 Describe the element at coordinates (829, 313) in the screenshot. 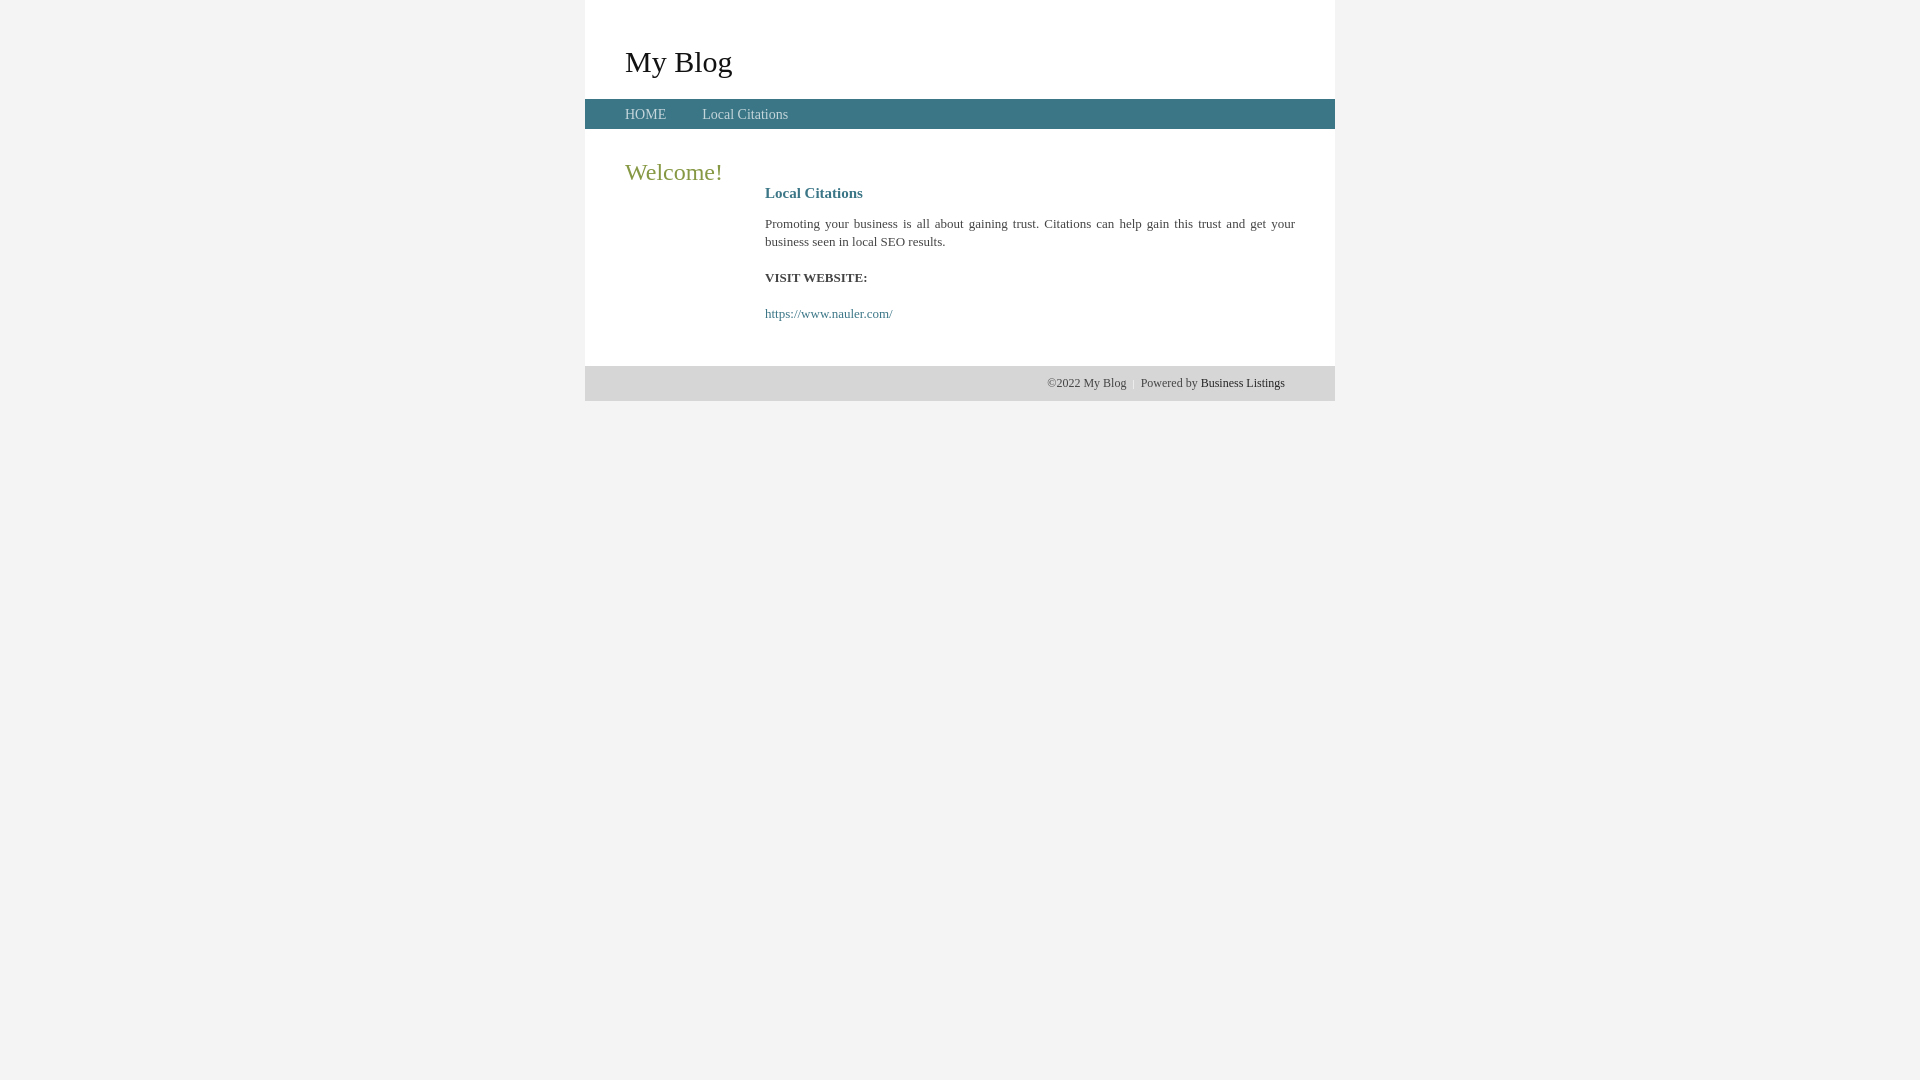

I see `'https://www.nauler.com/'` at that location.